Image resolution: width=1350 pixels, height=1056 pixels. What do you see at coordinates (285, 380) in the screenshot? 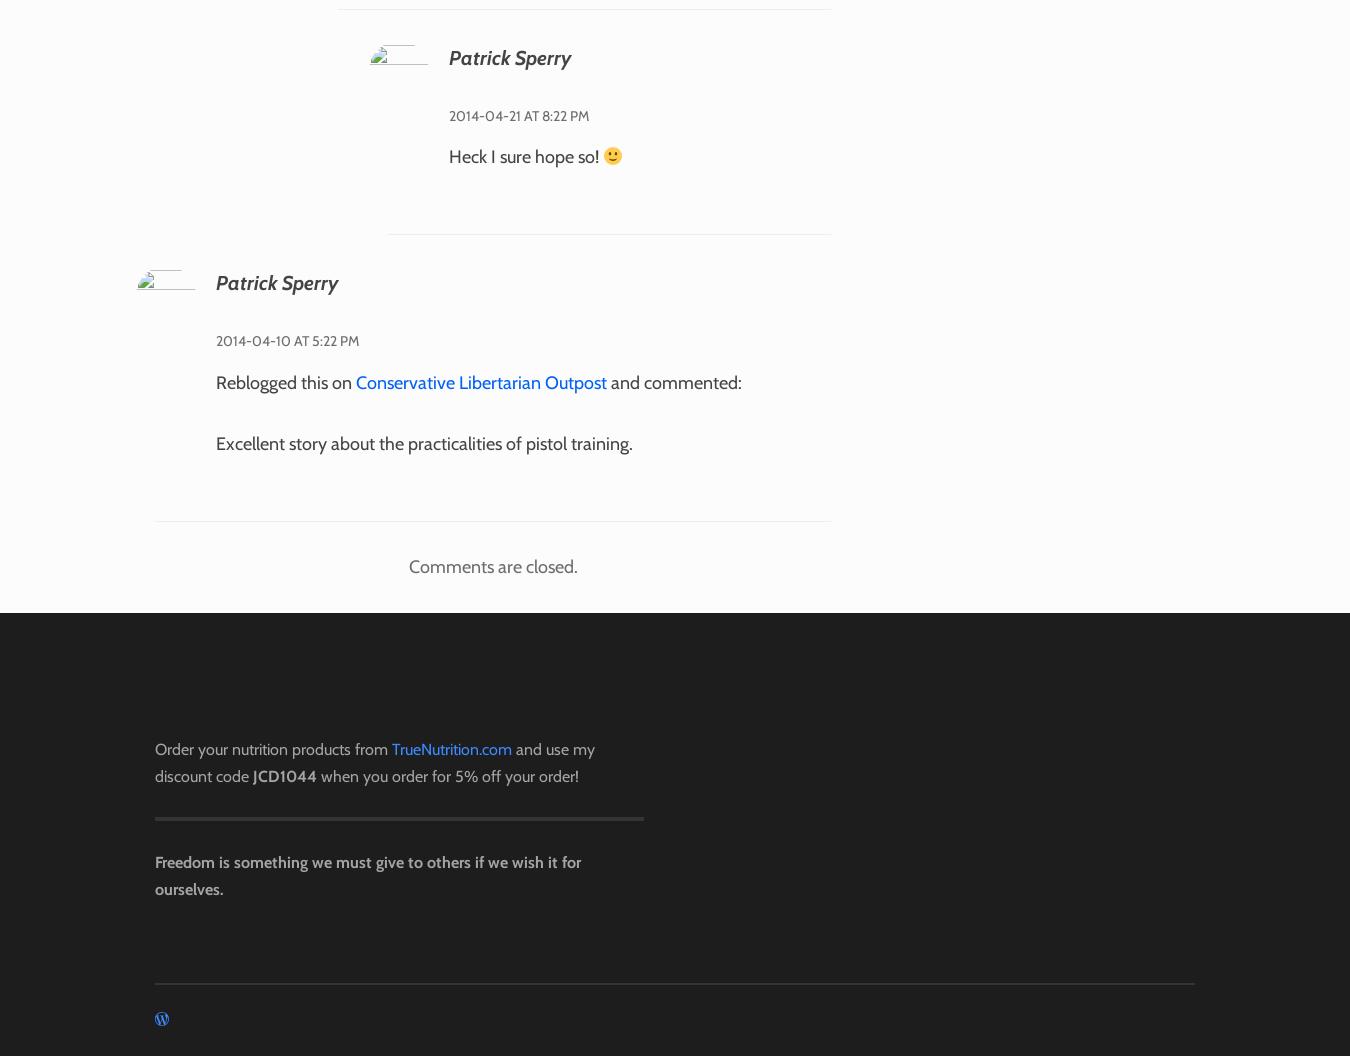
I see `'Reblogged this on'` at bounding box center [285, 380].